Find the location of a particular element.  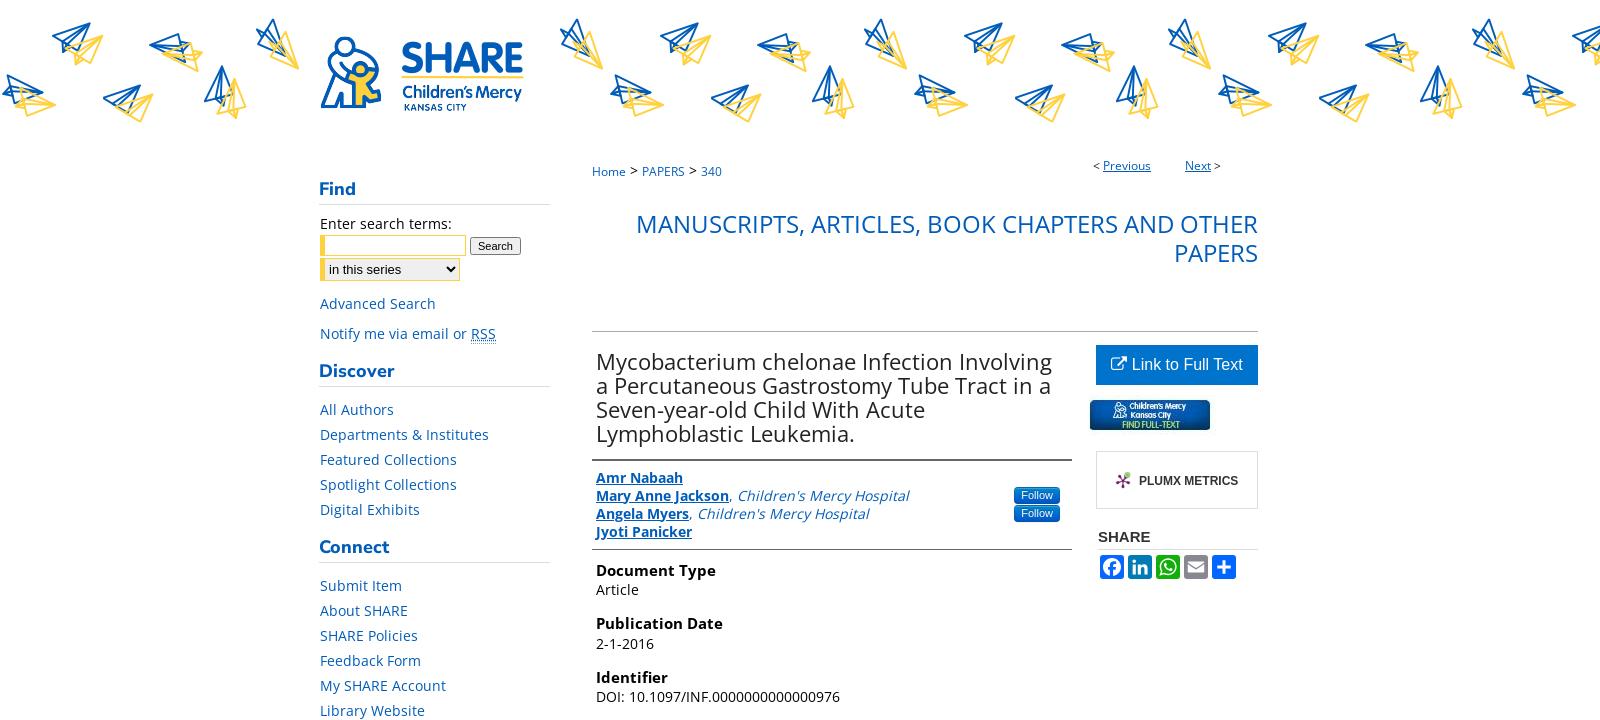

'Jyoti Panicker' is located at coordinates (644, 529).